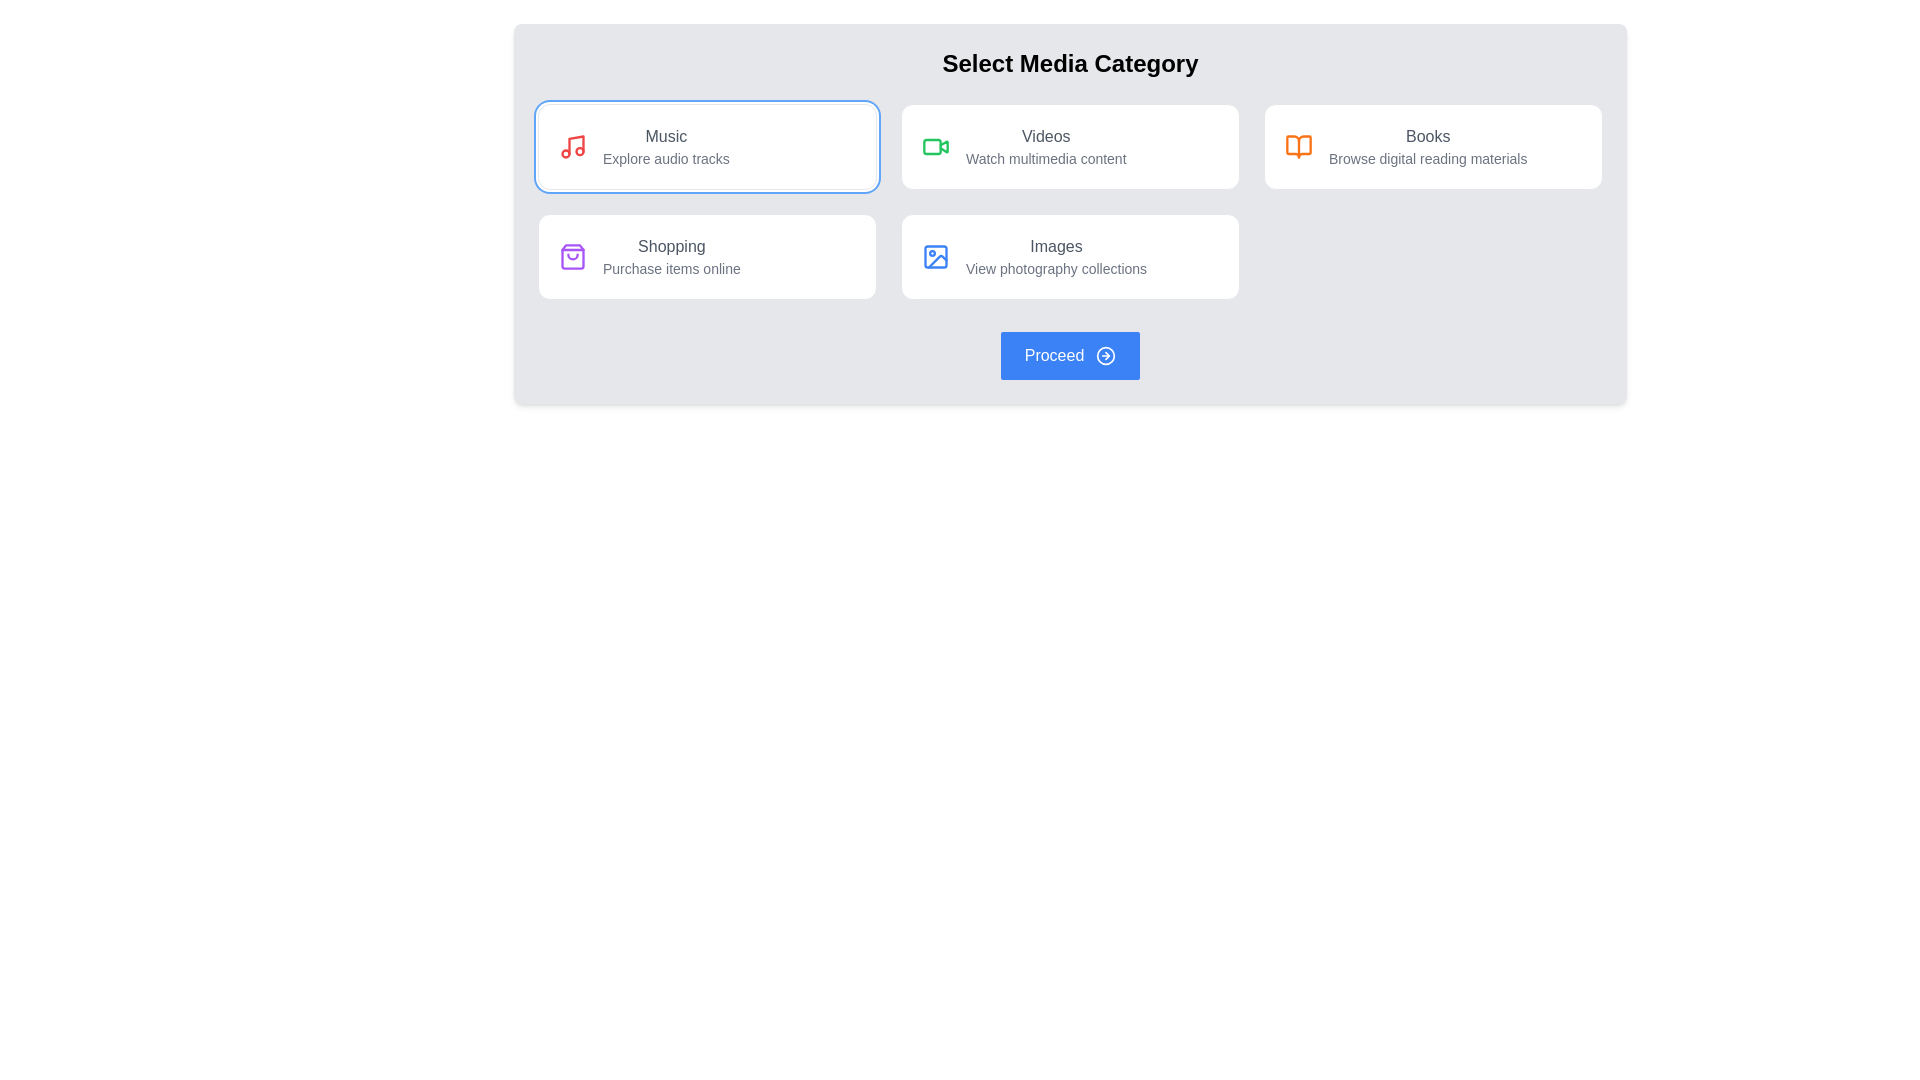 The width and height of the screenshot is (1920, 1080). I want to click on the button representing the 'Shopping' category, located in the second row, first column of the options grid, underneath the 'Music' card and to the left of the 'Images' card, so click(707, 256).